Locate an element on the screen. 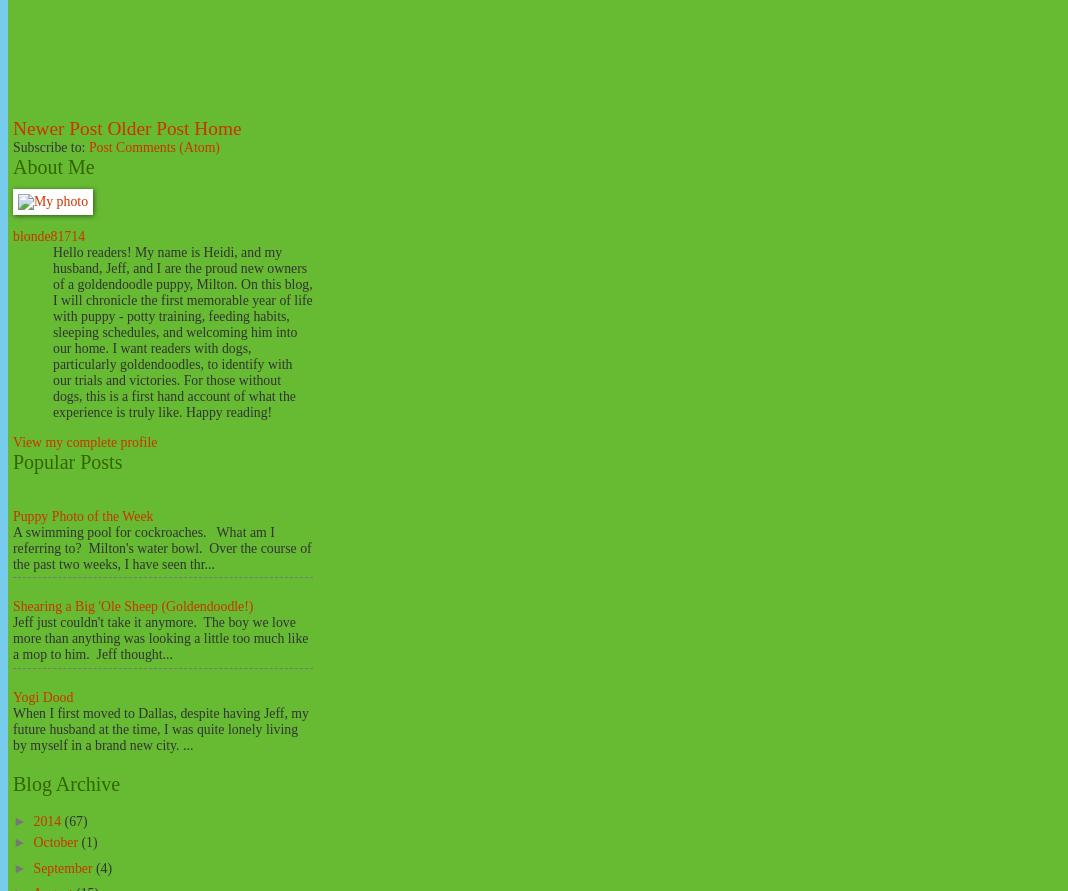  'A swimming pool for cockroaches.   What am I referring to?  Milton's water bowl.  Over the course of the past two weeks, I have seen thr...' is located at coordinates (162, 547).